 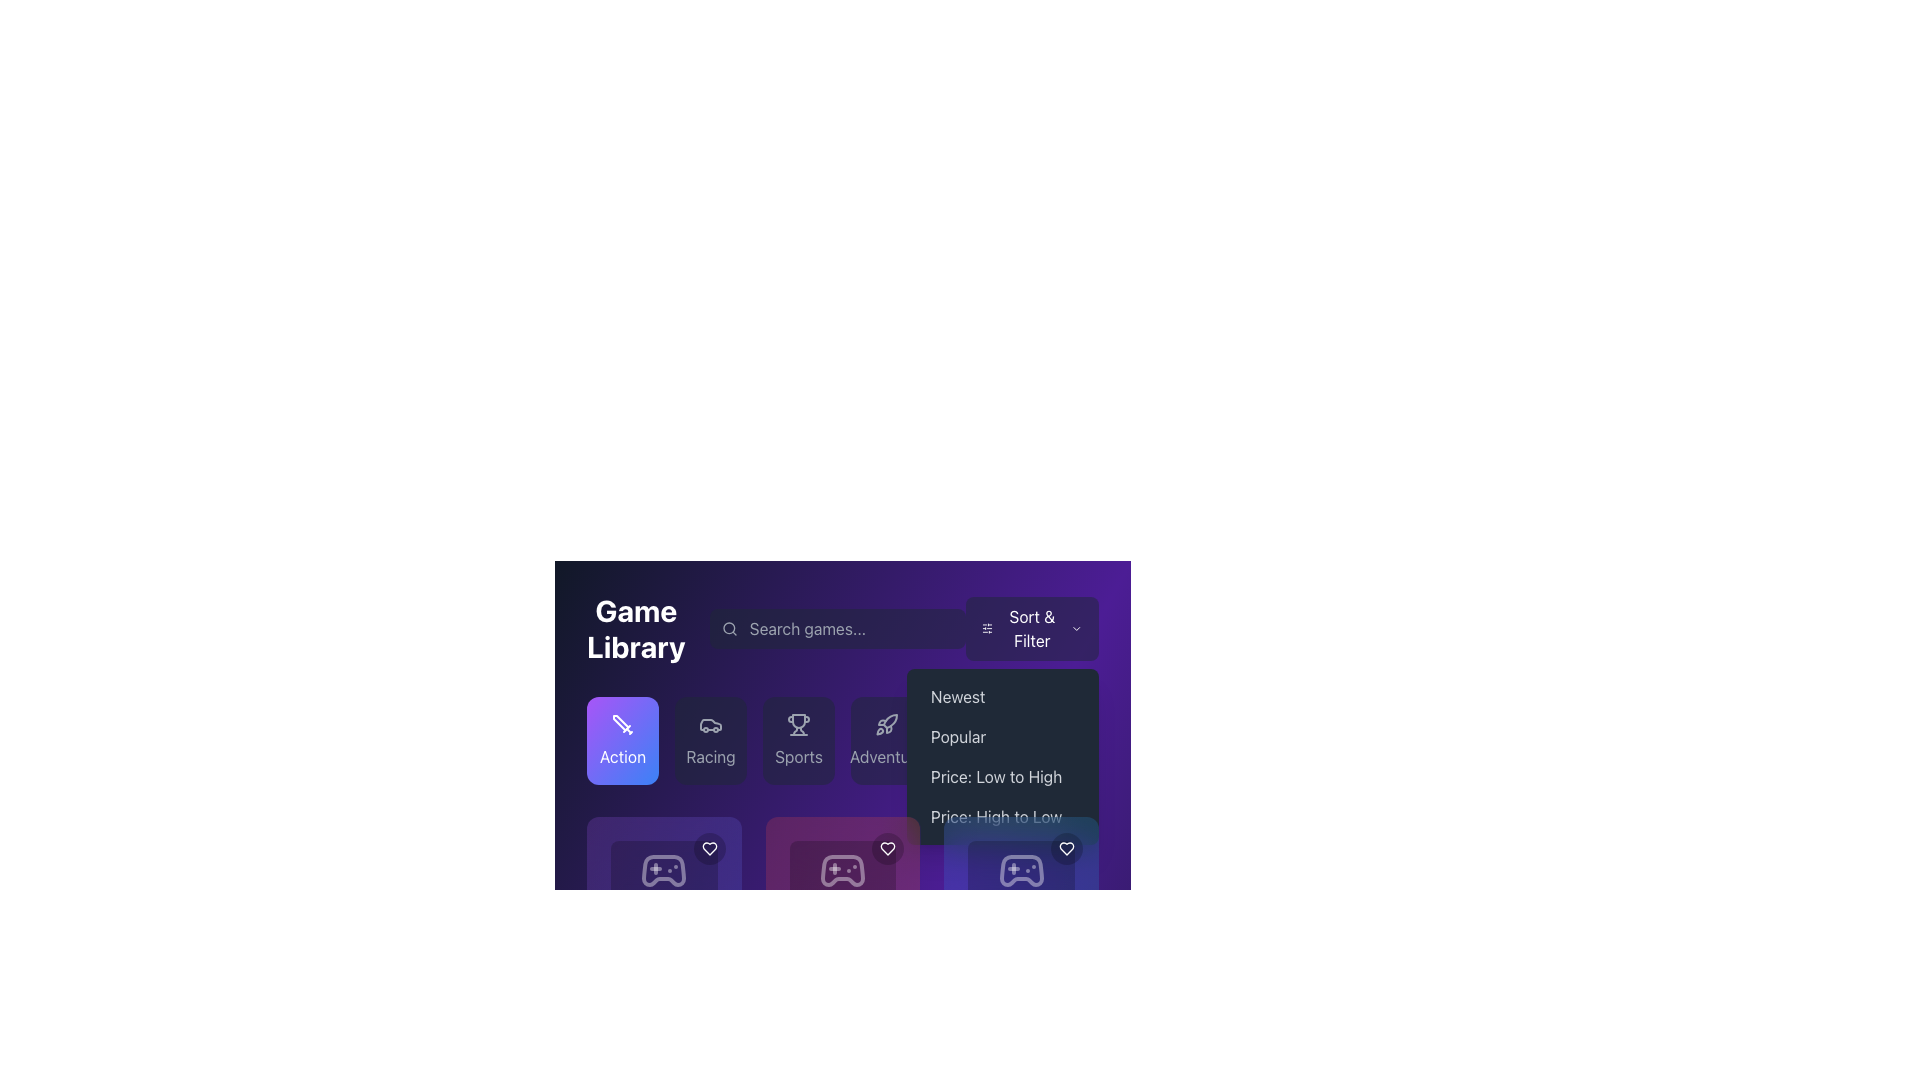 What do you see at coordinates (710, 725) in the screenshot?
I see `the car silhouette icon to trigger a tooltip or visual feedback` at bounding box center [710, 725].